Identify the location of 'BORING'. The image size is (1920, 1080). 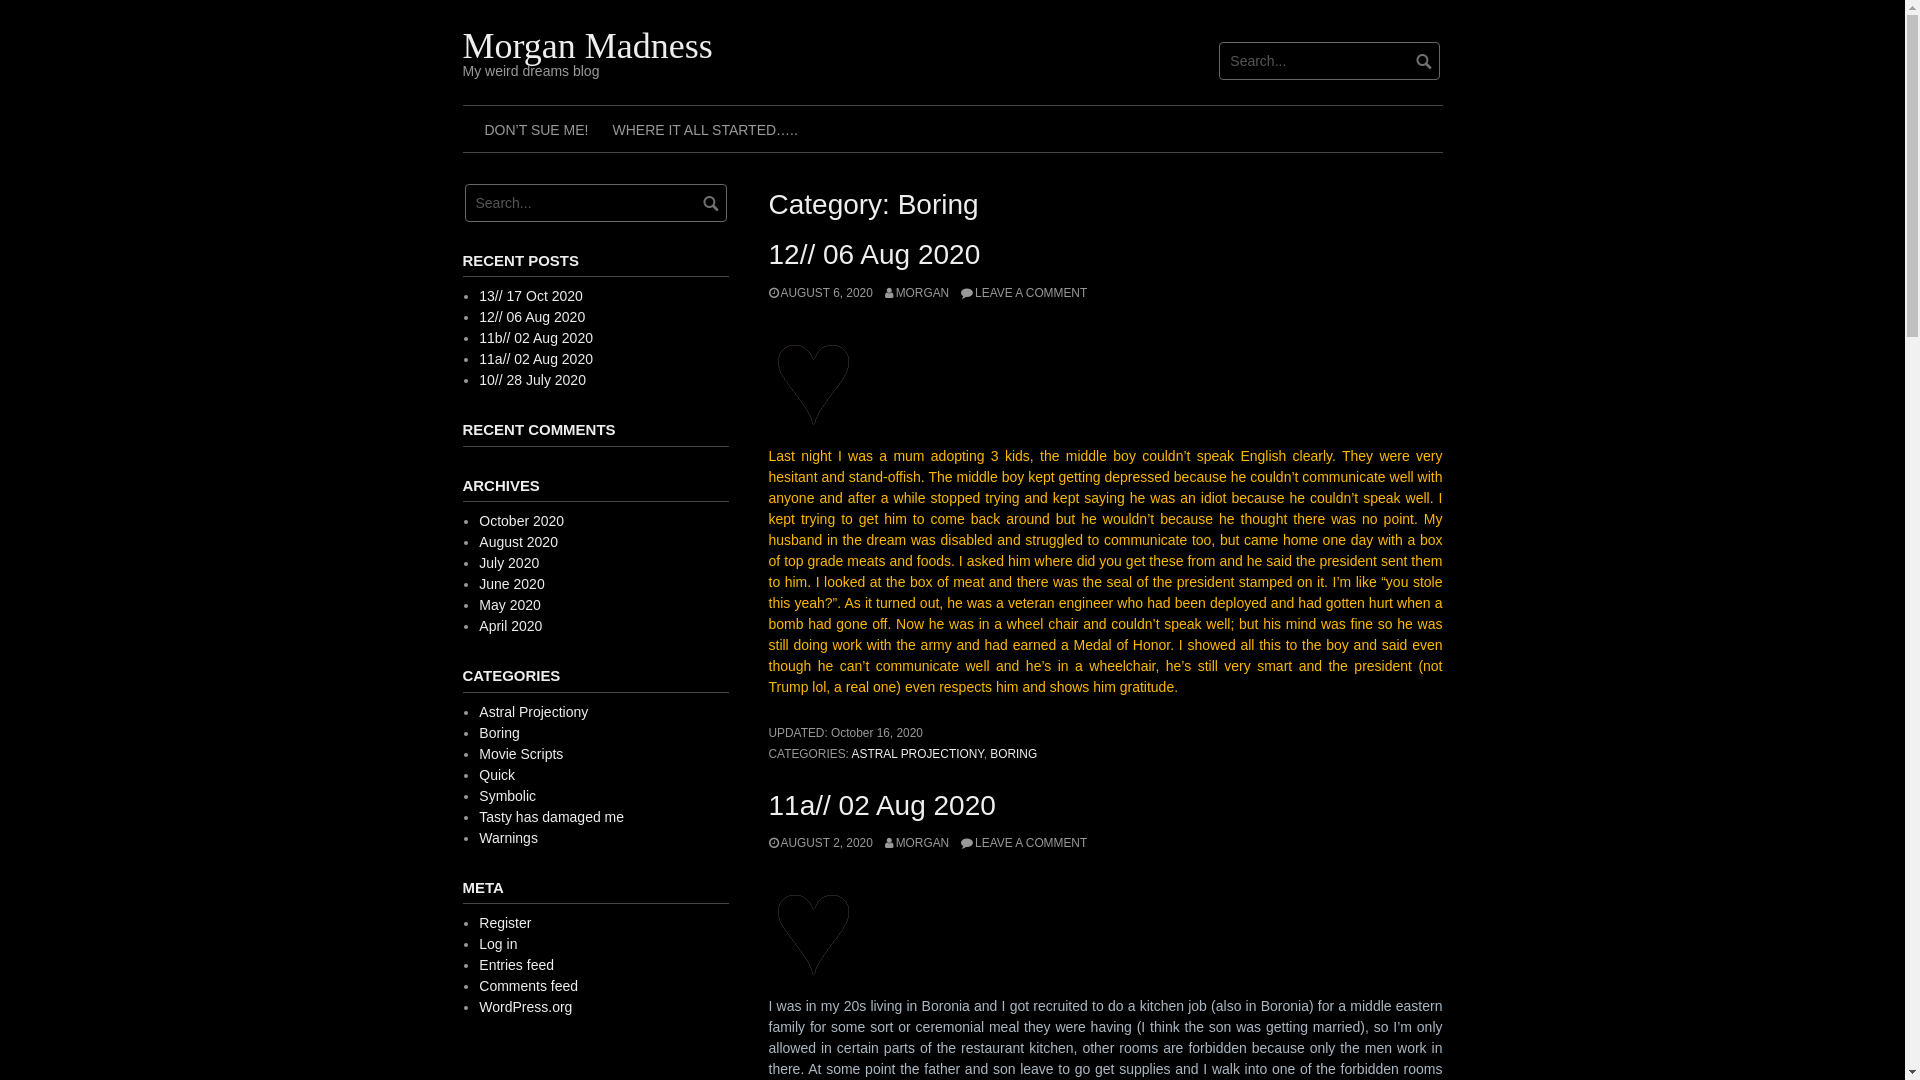
(1013, 753).